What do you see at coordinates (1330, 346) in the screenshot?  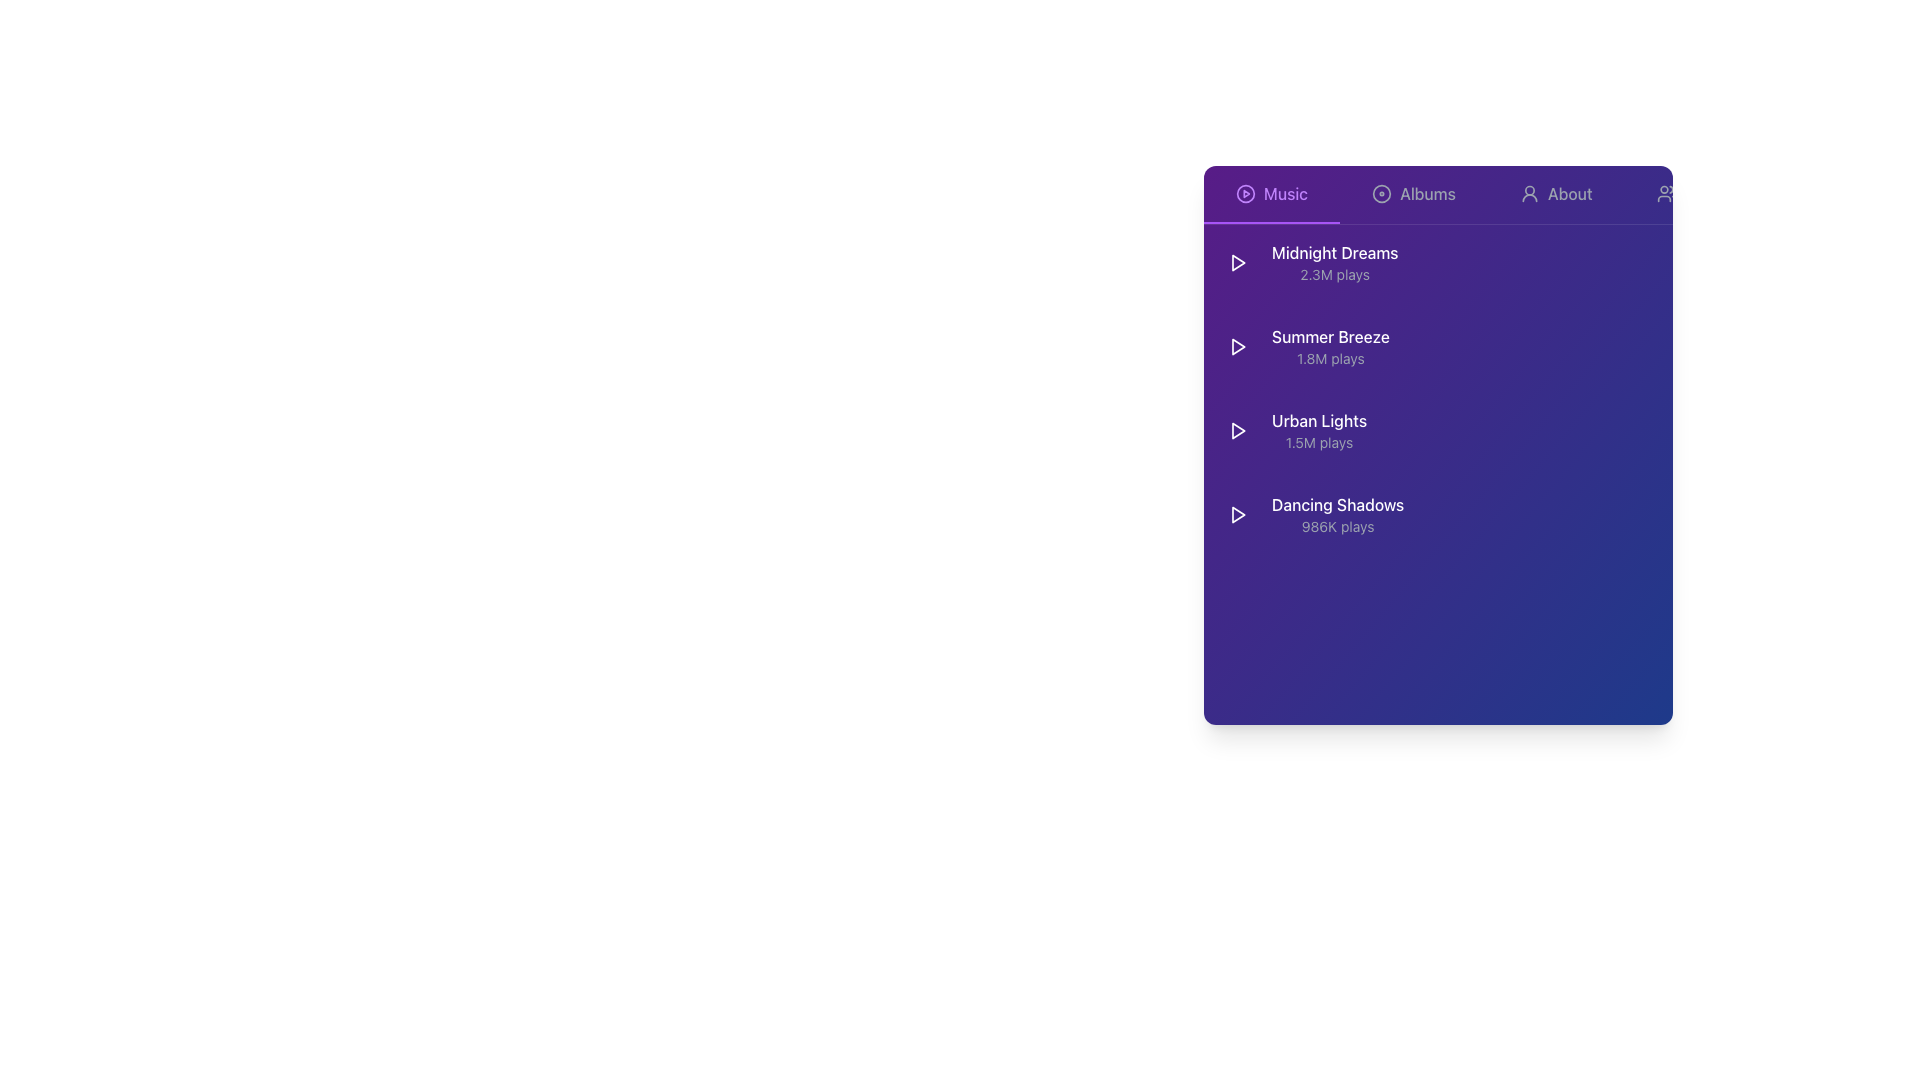 I see `the text label displaying the song title 'Summer Breeze' and its play count '1.8M plays', which is located in the sidebar below 'Midnight Dreams' and above 'Urban Lights'` at bounding box center [1330, 346].